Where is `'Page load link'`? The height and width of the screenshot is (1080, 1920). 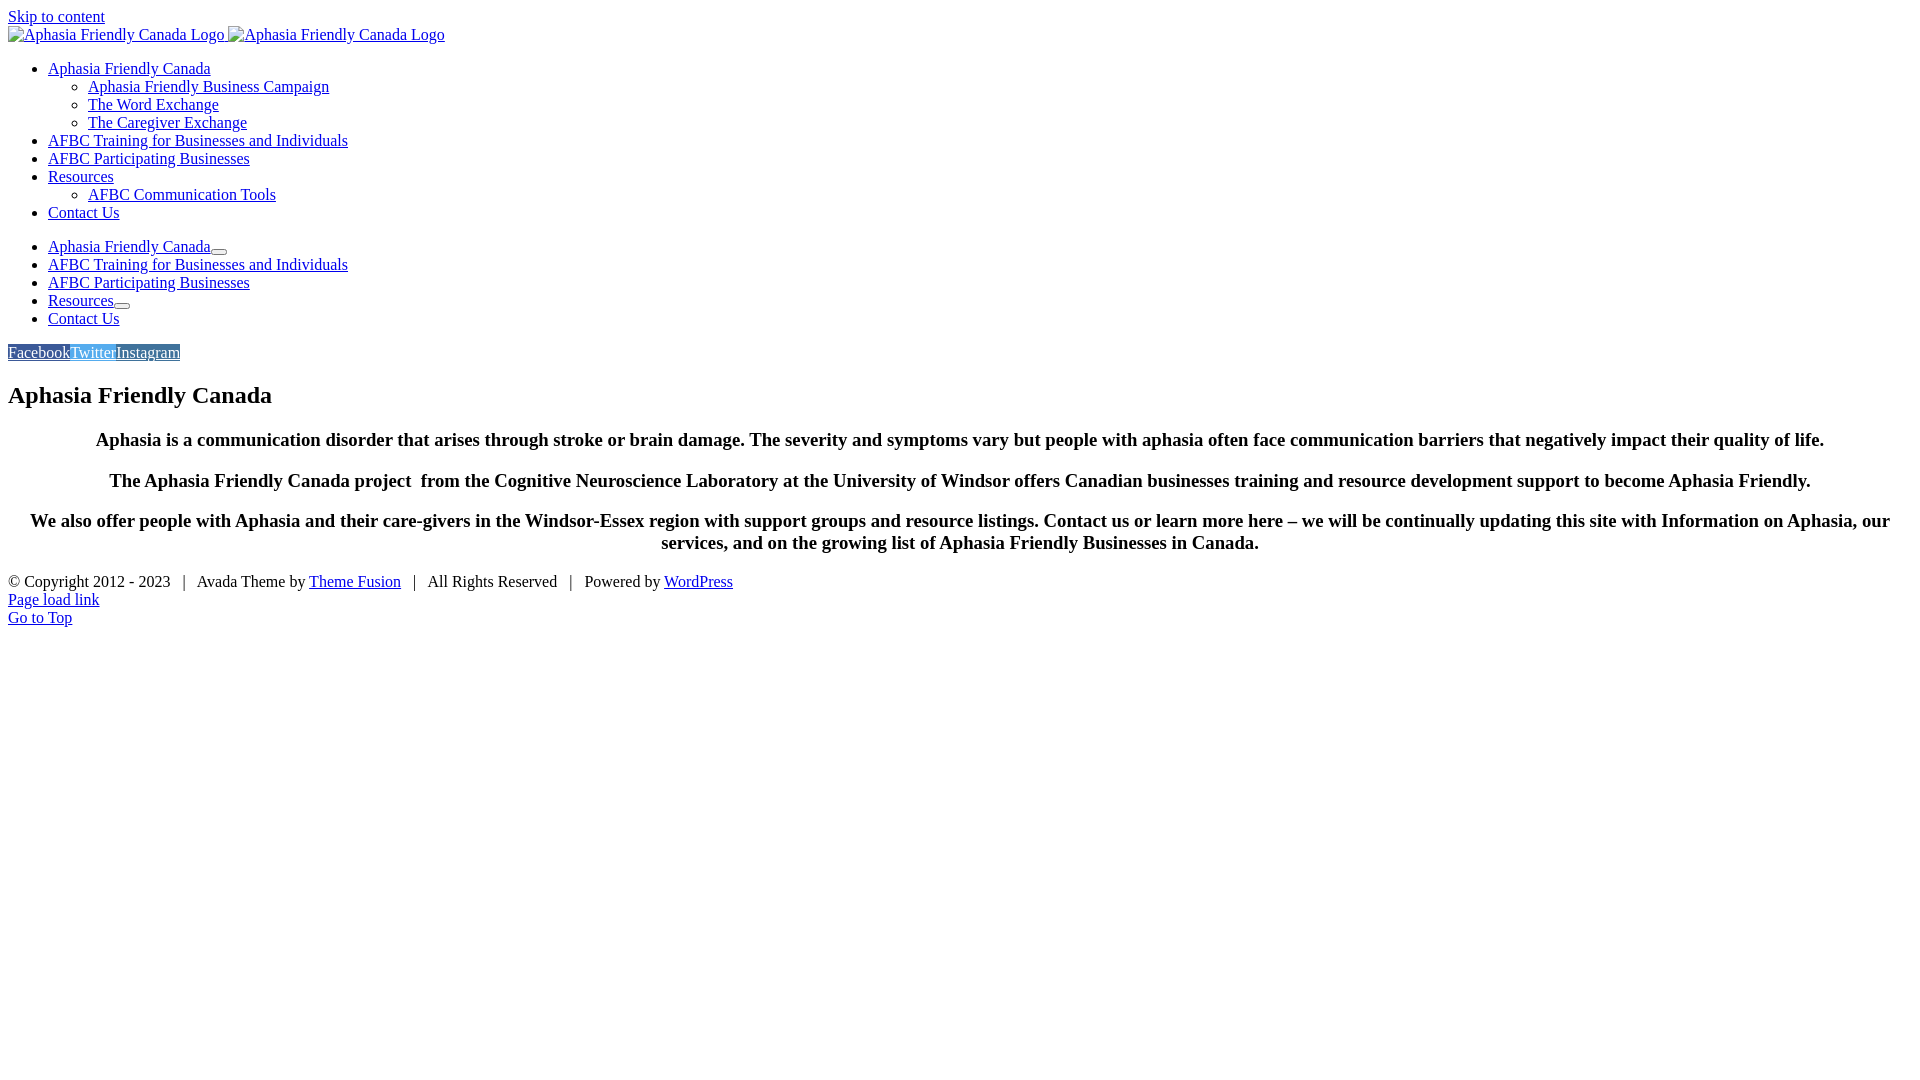
'Page load link' is located at coordinates (53, 598).